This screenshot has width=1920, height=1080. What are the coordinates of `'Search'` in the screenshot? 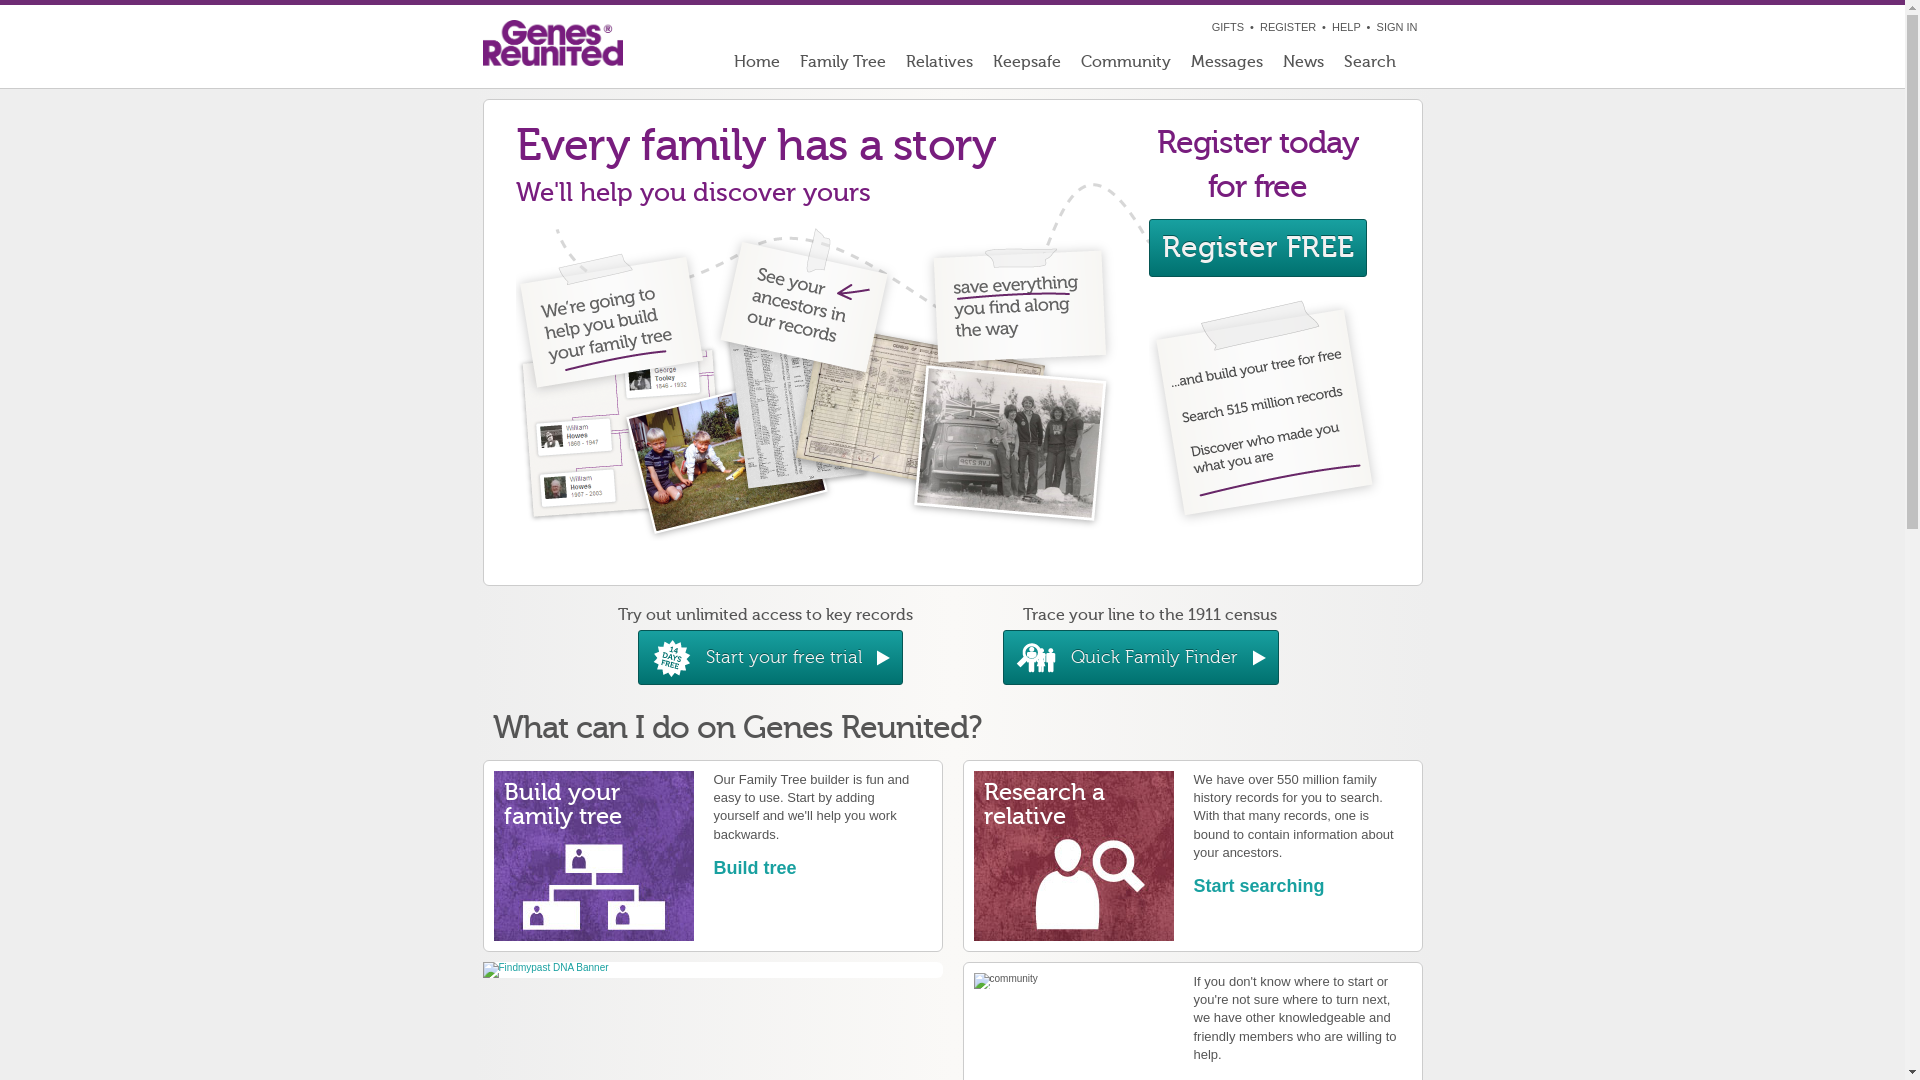 It's located at (1377, 65).